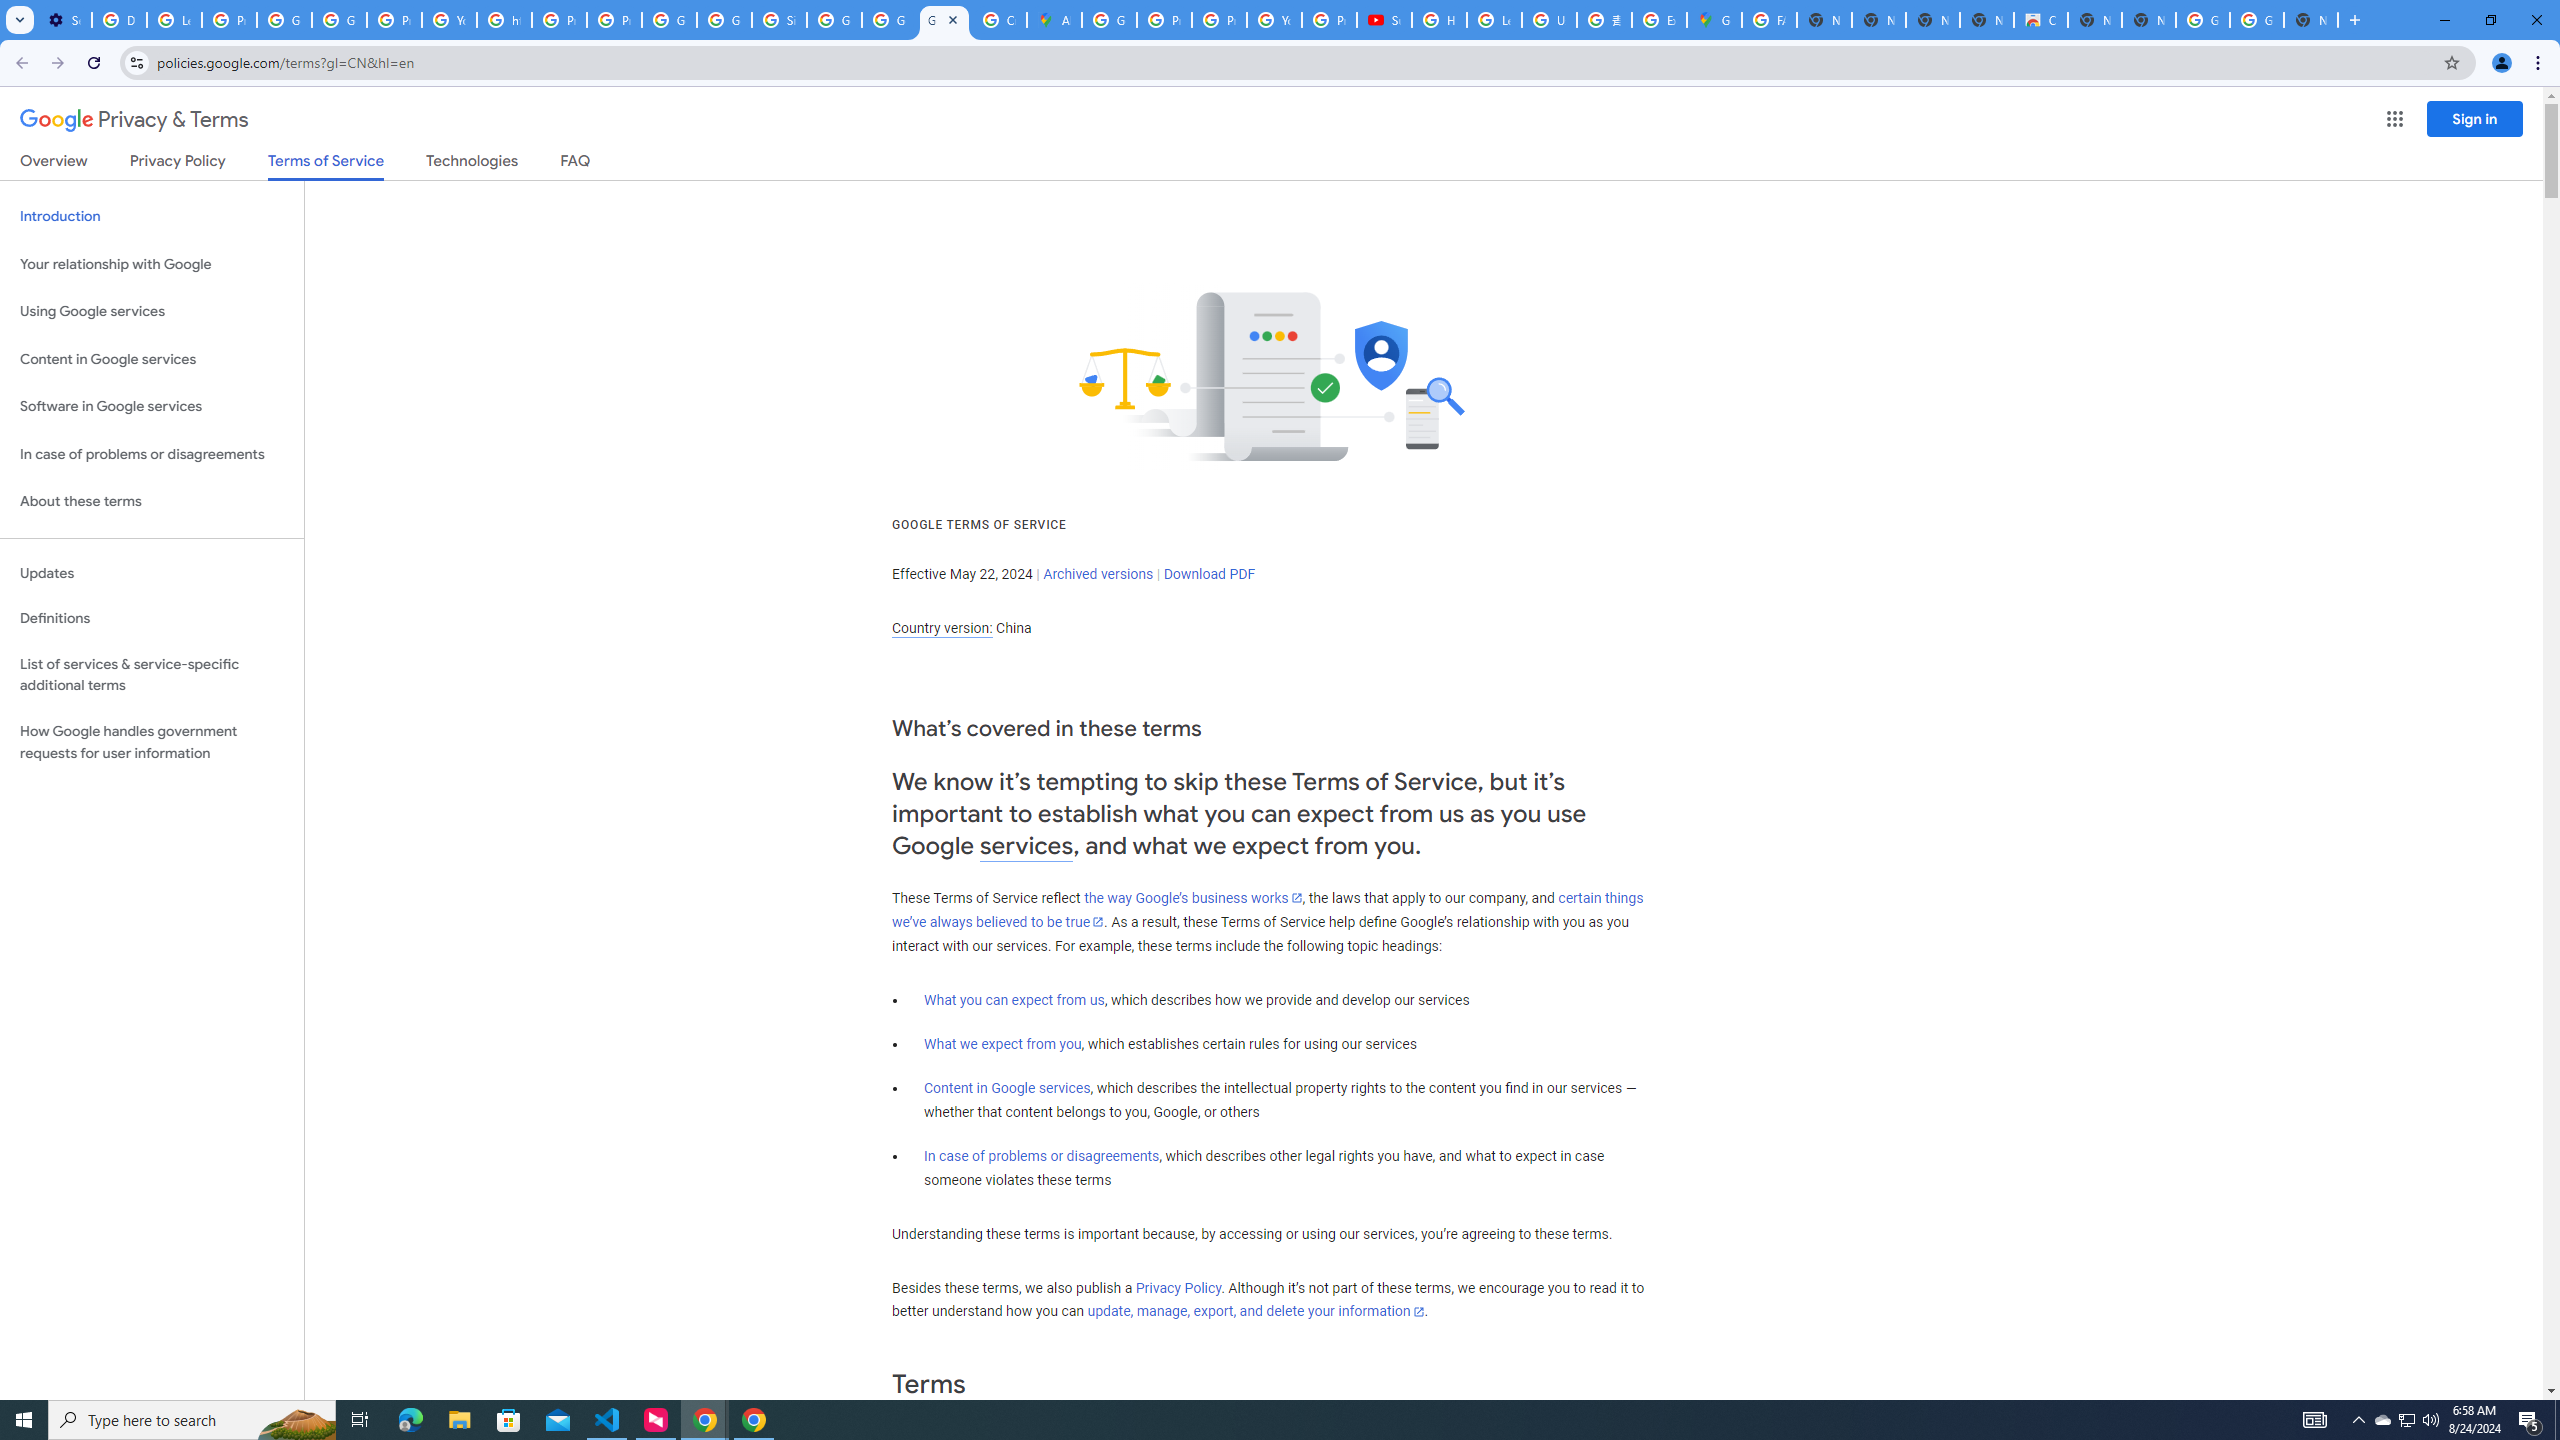 The height and width of the screenshot is (1440, 2560). What do you see at coordinates (64, 19) in the screenshot?
I see `'Settings - On startup'` at bounding box center [64, 19].